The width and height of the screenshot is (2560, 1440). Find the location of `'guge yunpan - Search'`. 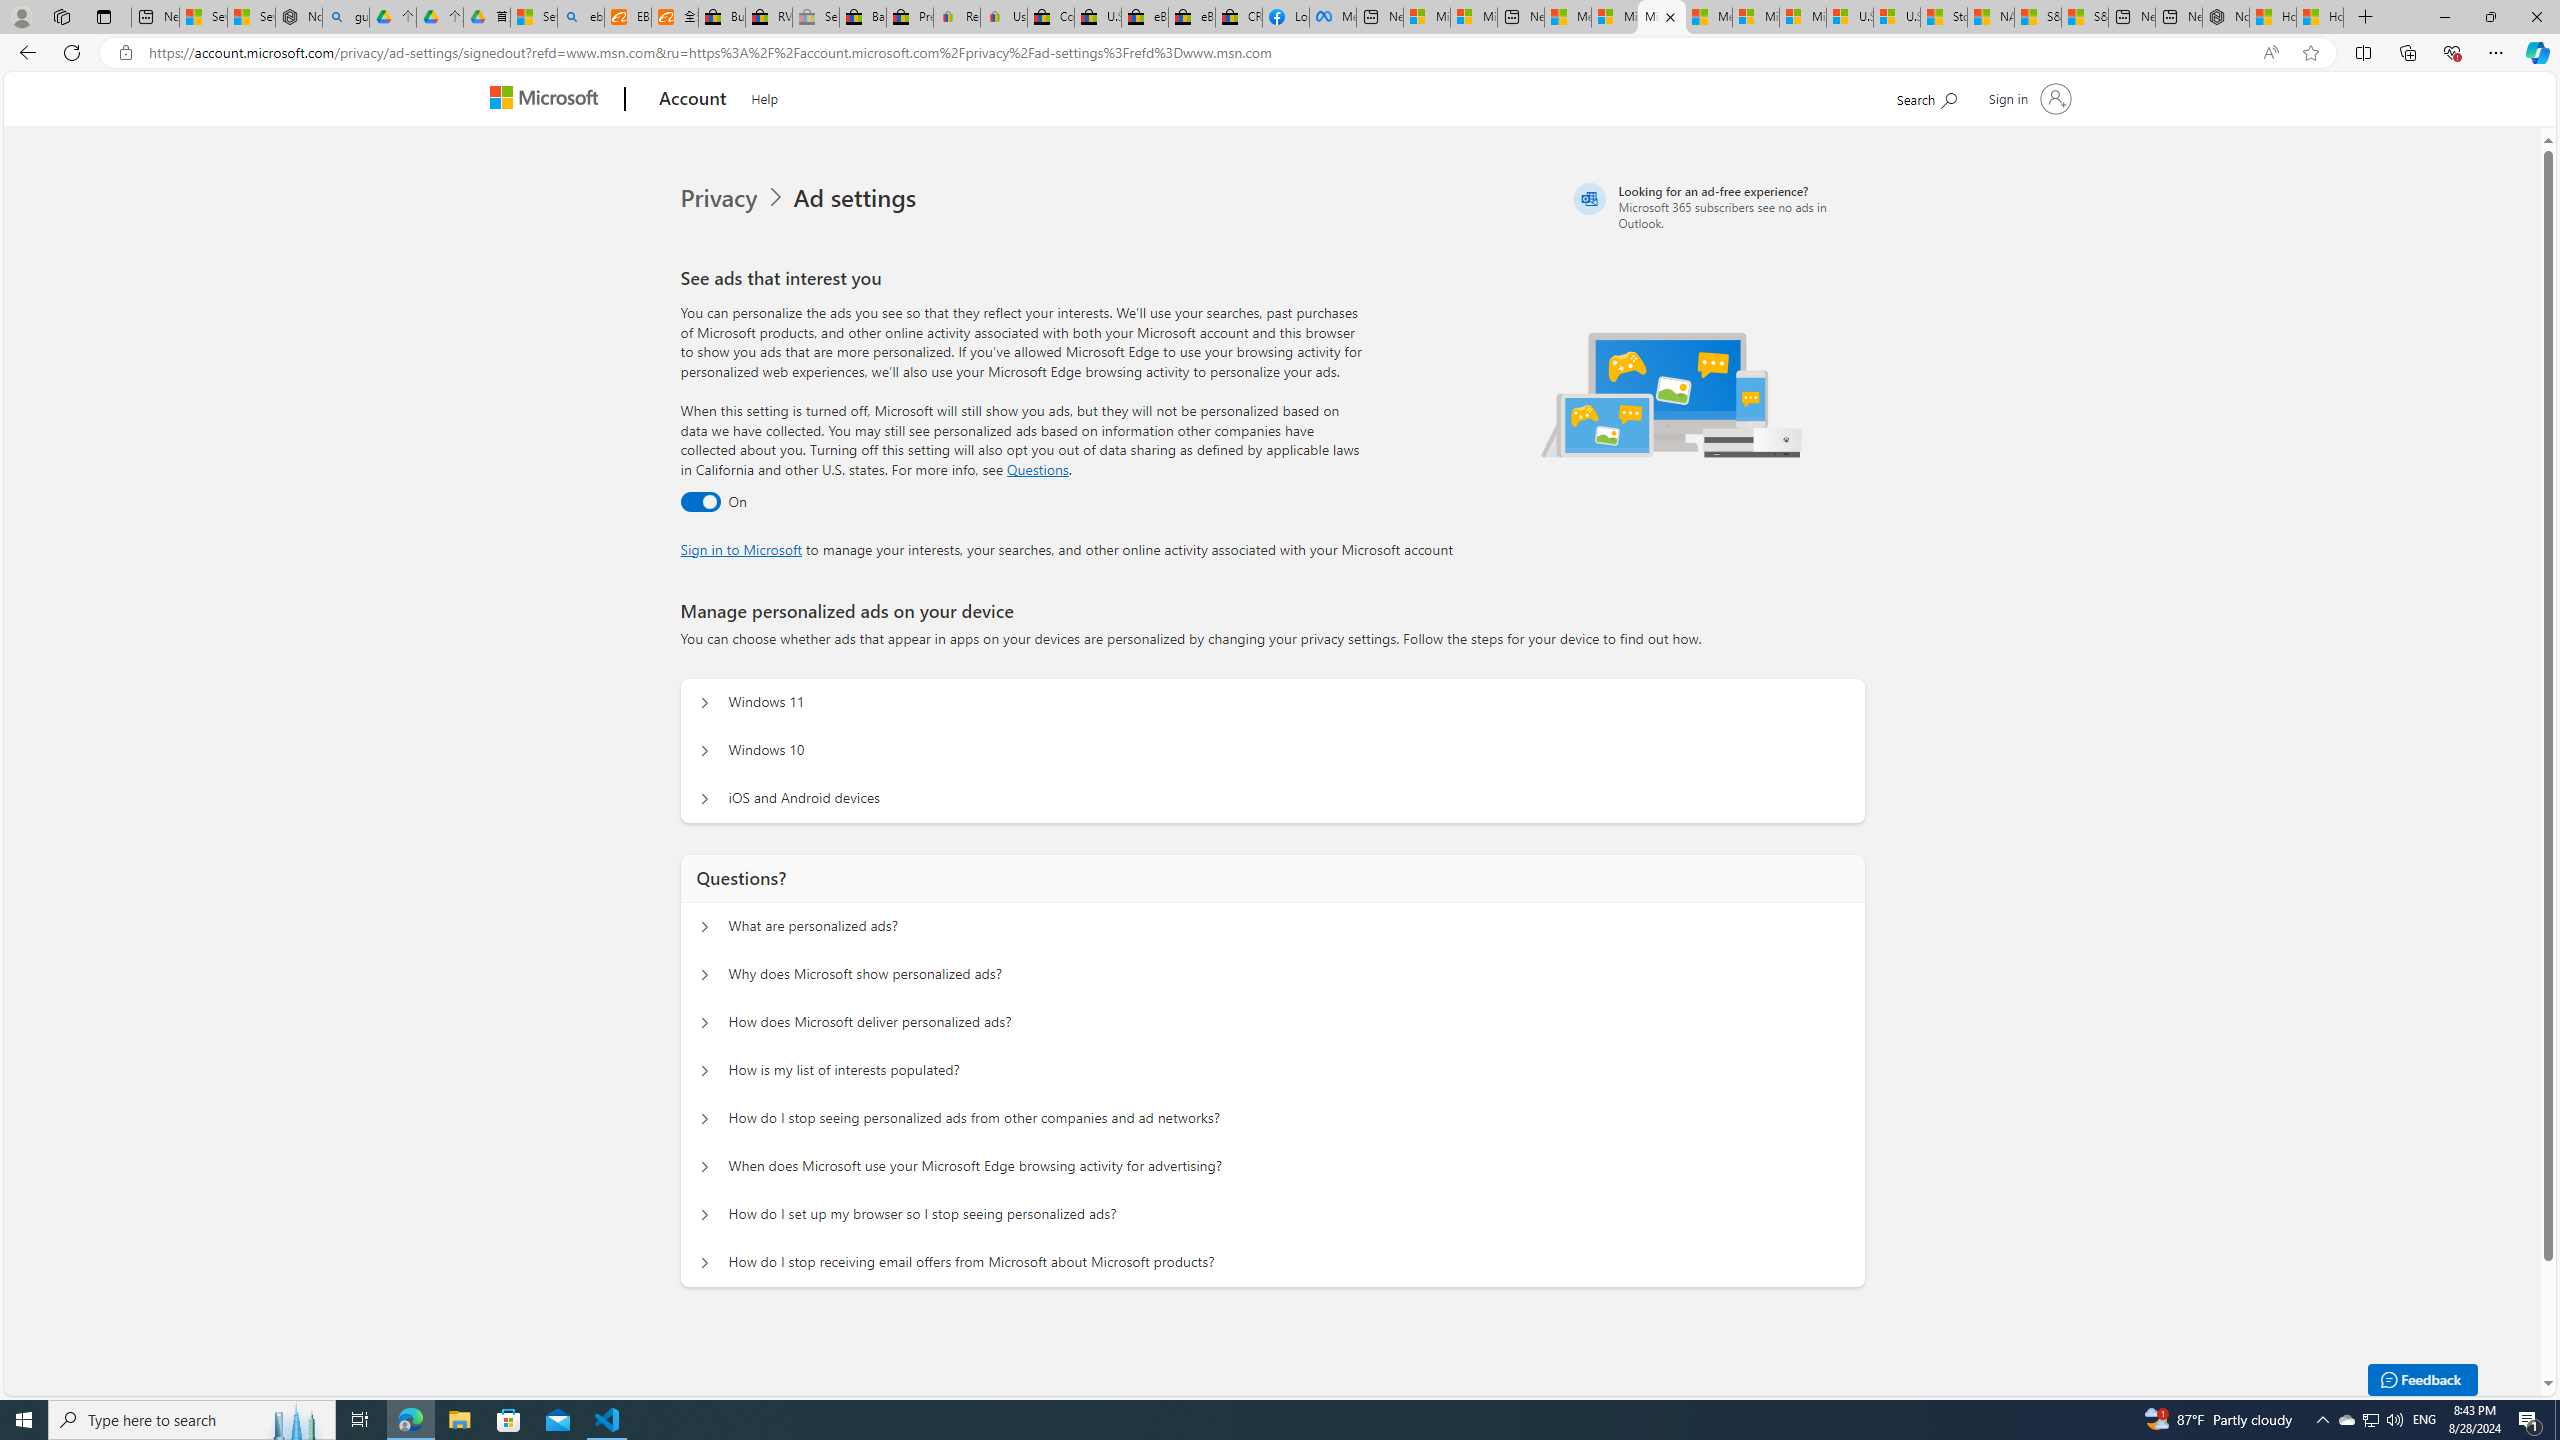

'guge yunpan - Search' is located at coordinates (346, 16).